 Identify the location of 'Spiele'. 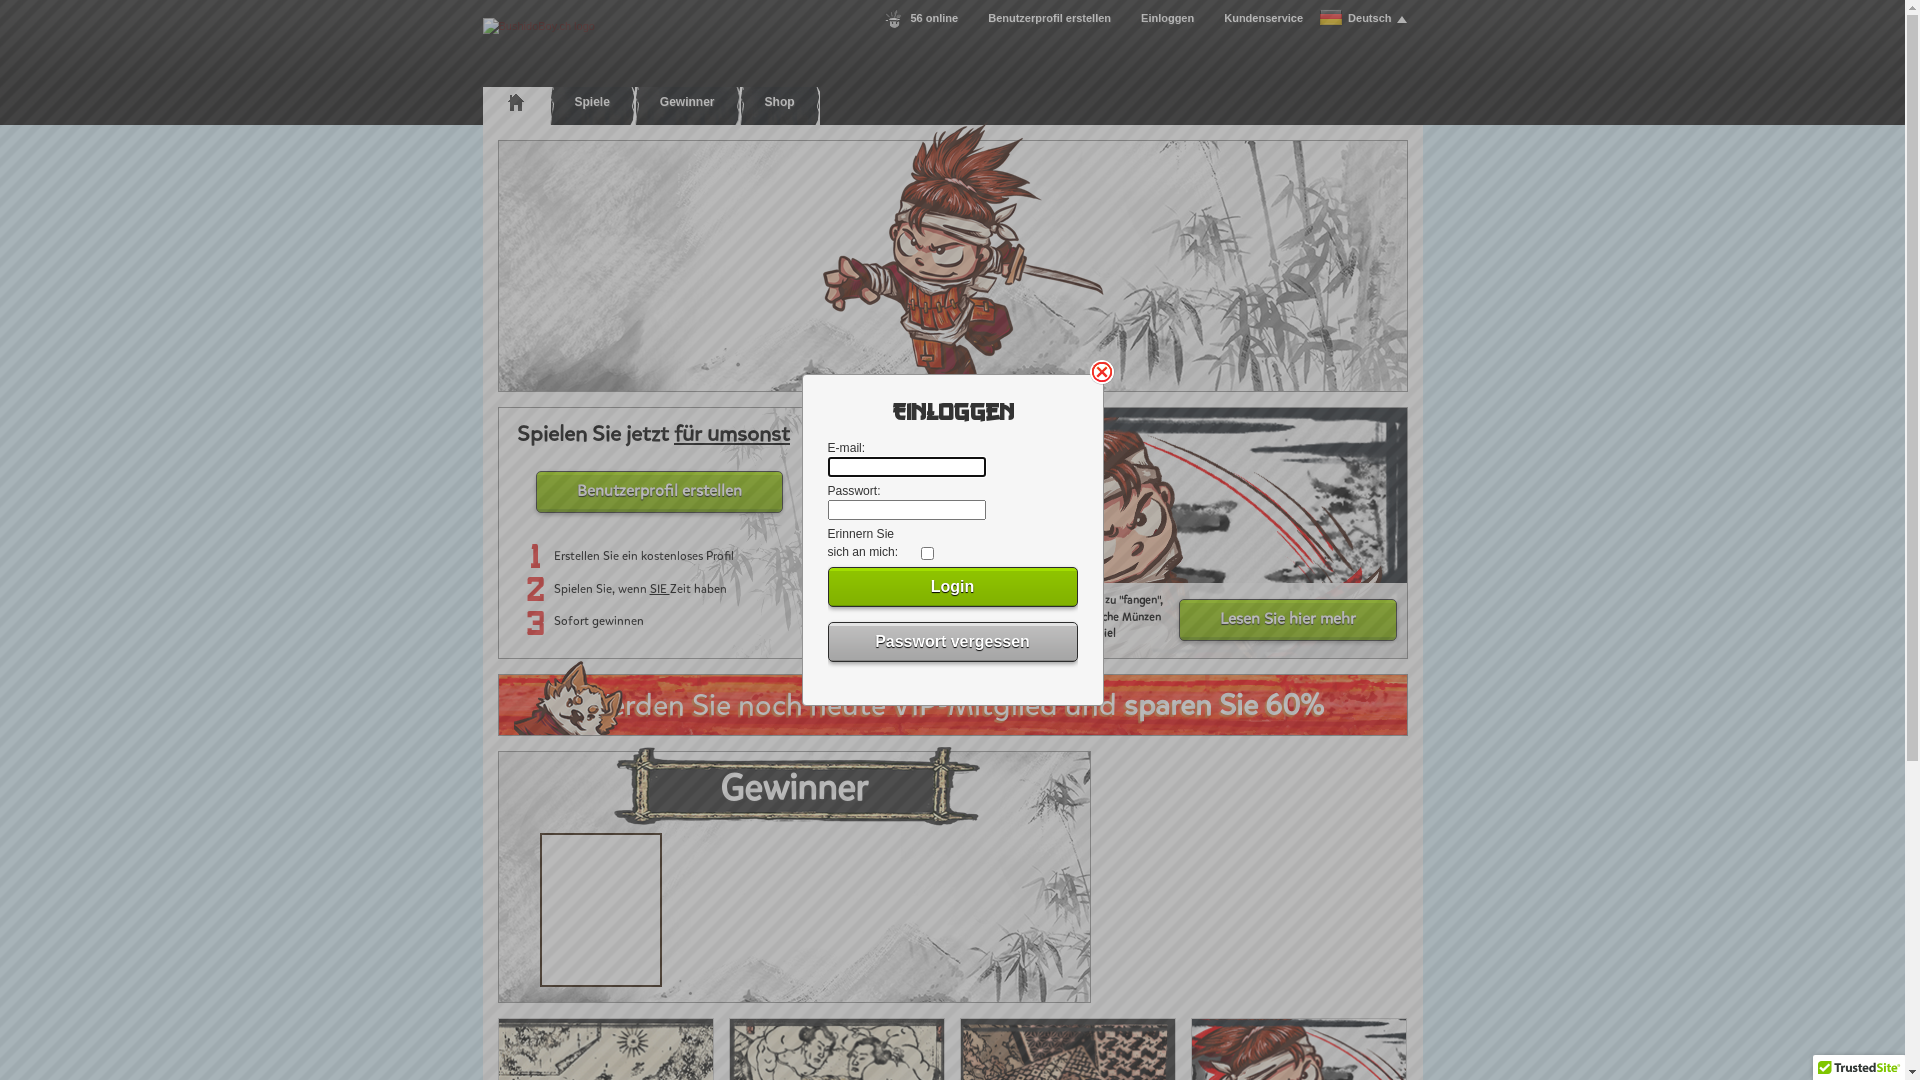
(591, 101).